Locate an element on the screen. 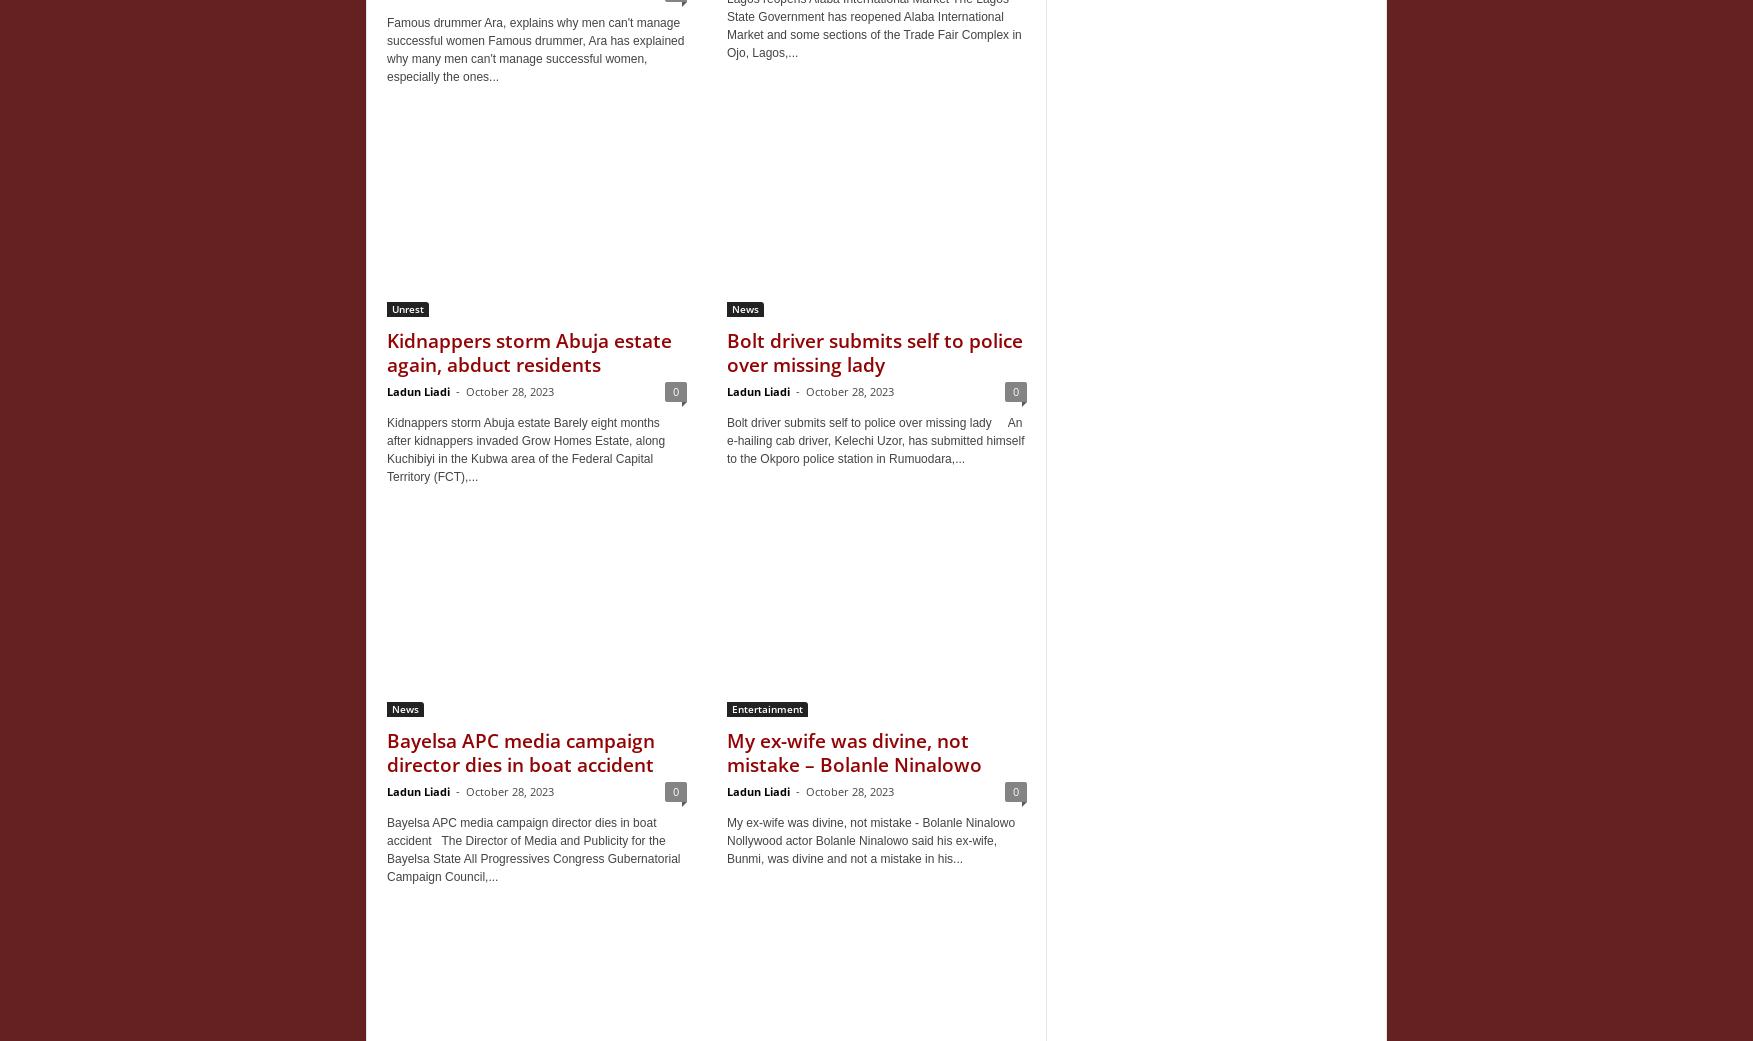 This screenshot has width=1753, height=1041. 'Bolt driver submits self to police over missing lady
 

 

An e-hailing cab driver, Kelechi Uzor, has submitted himself to the Okporo police station in Rumuodara,...' is located at coordinates (875, 439).